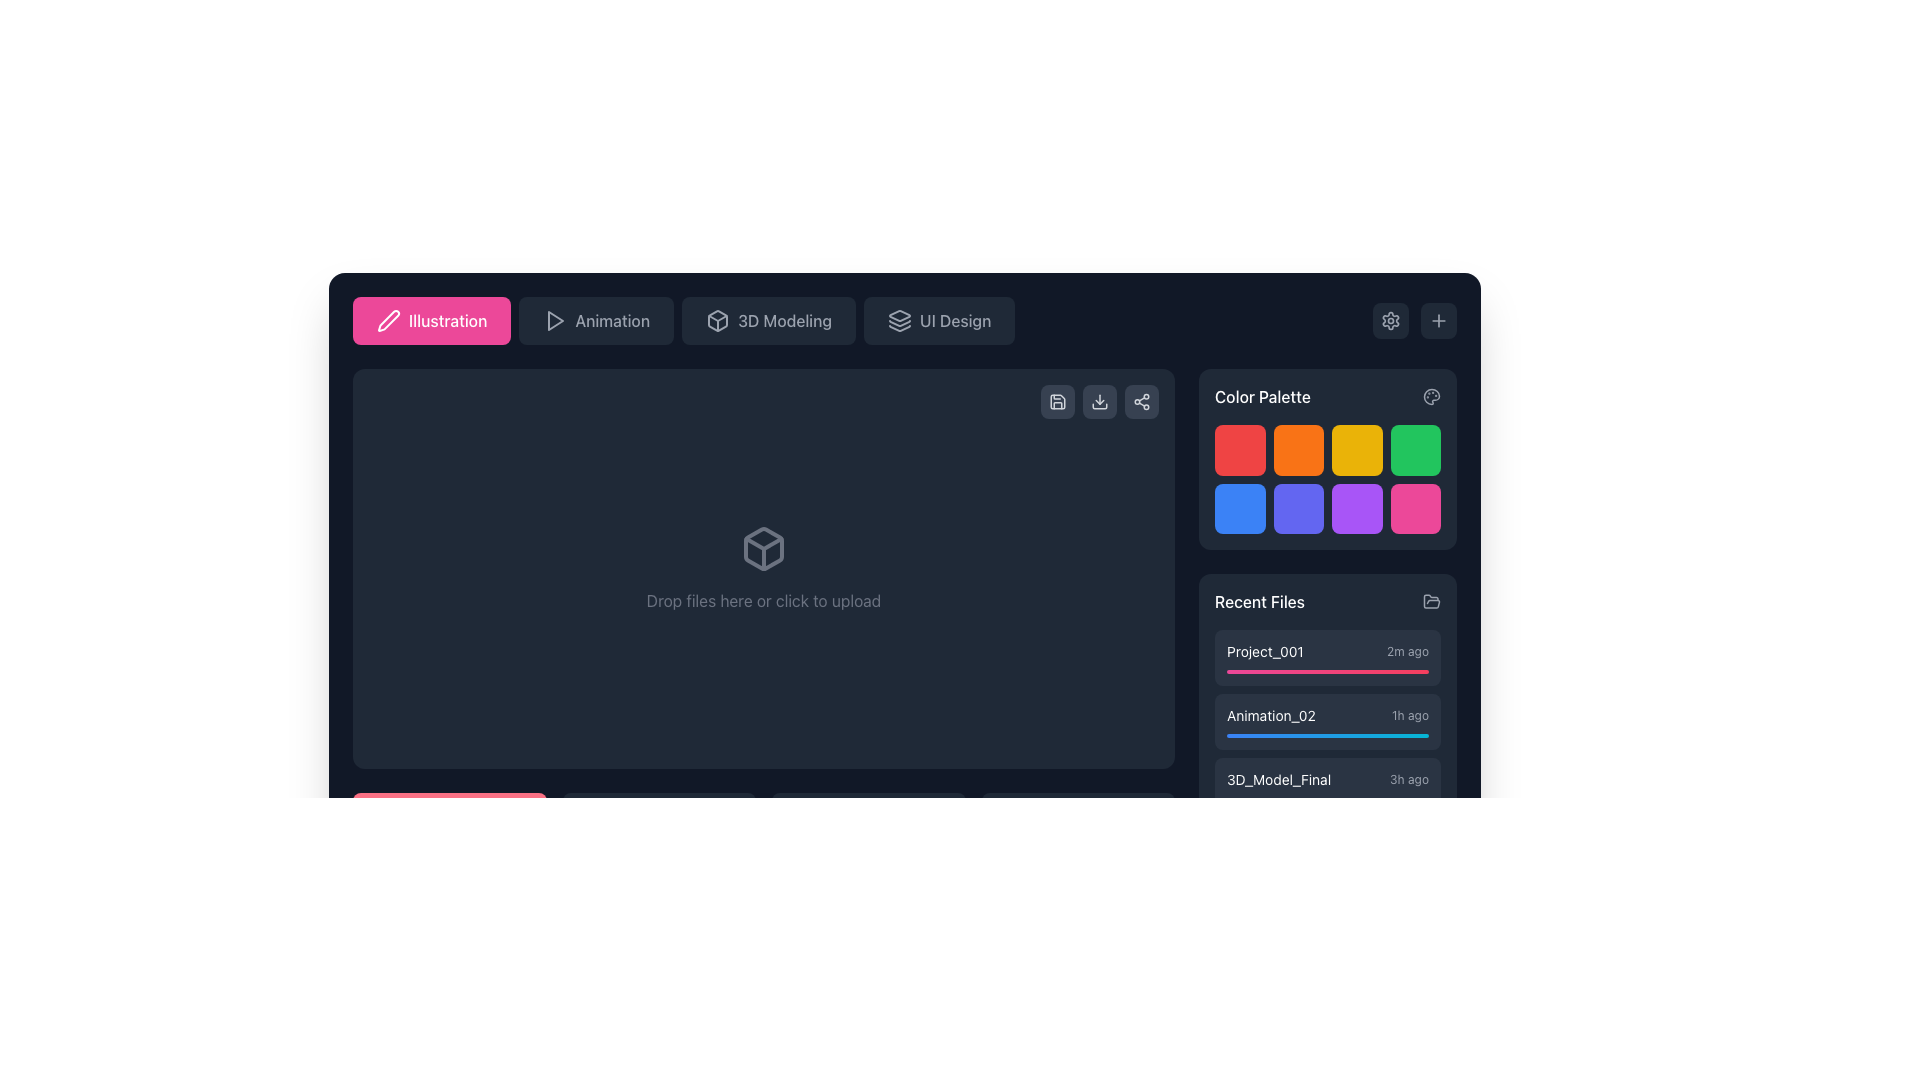 This screenshot has height=1080, width=1920. Describe the element at coordinates (1328, 459) in the screenshot. I see `the color swatch in the upper-right color chooser grid` at that location.